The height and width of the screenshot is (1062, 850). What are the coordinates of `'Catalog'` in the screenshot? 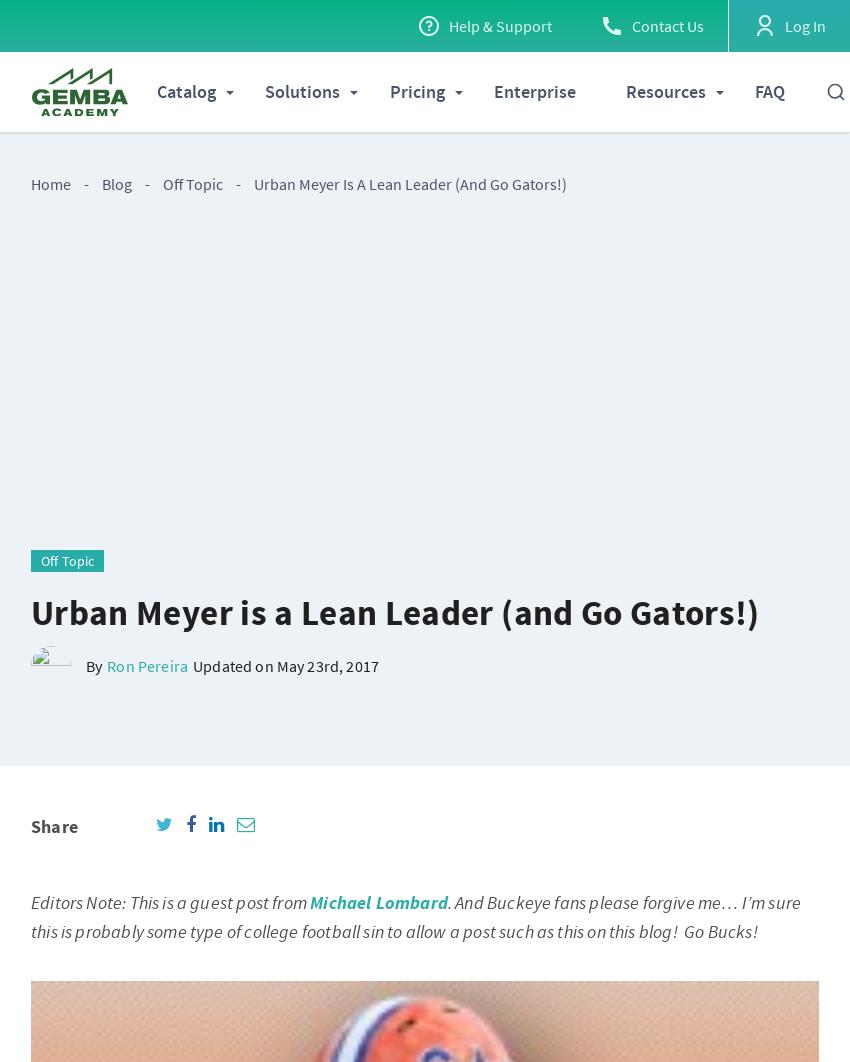 It's located at (184, 91).